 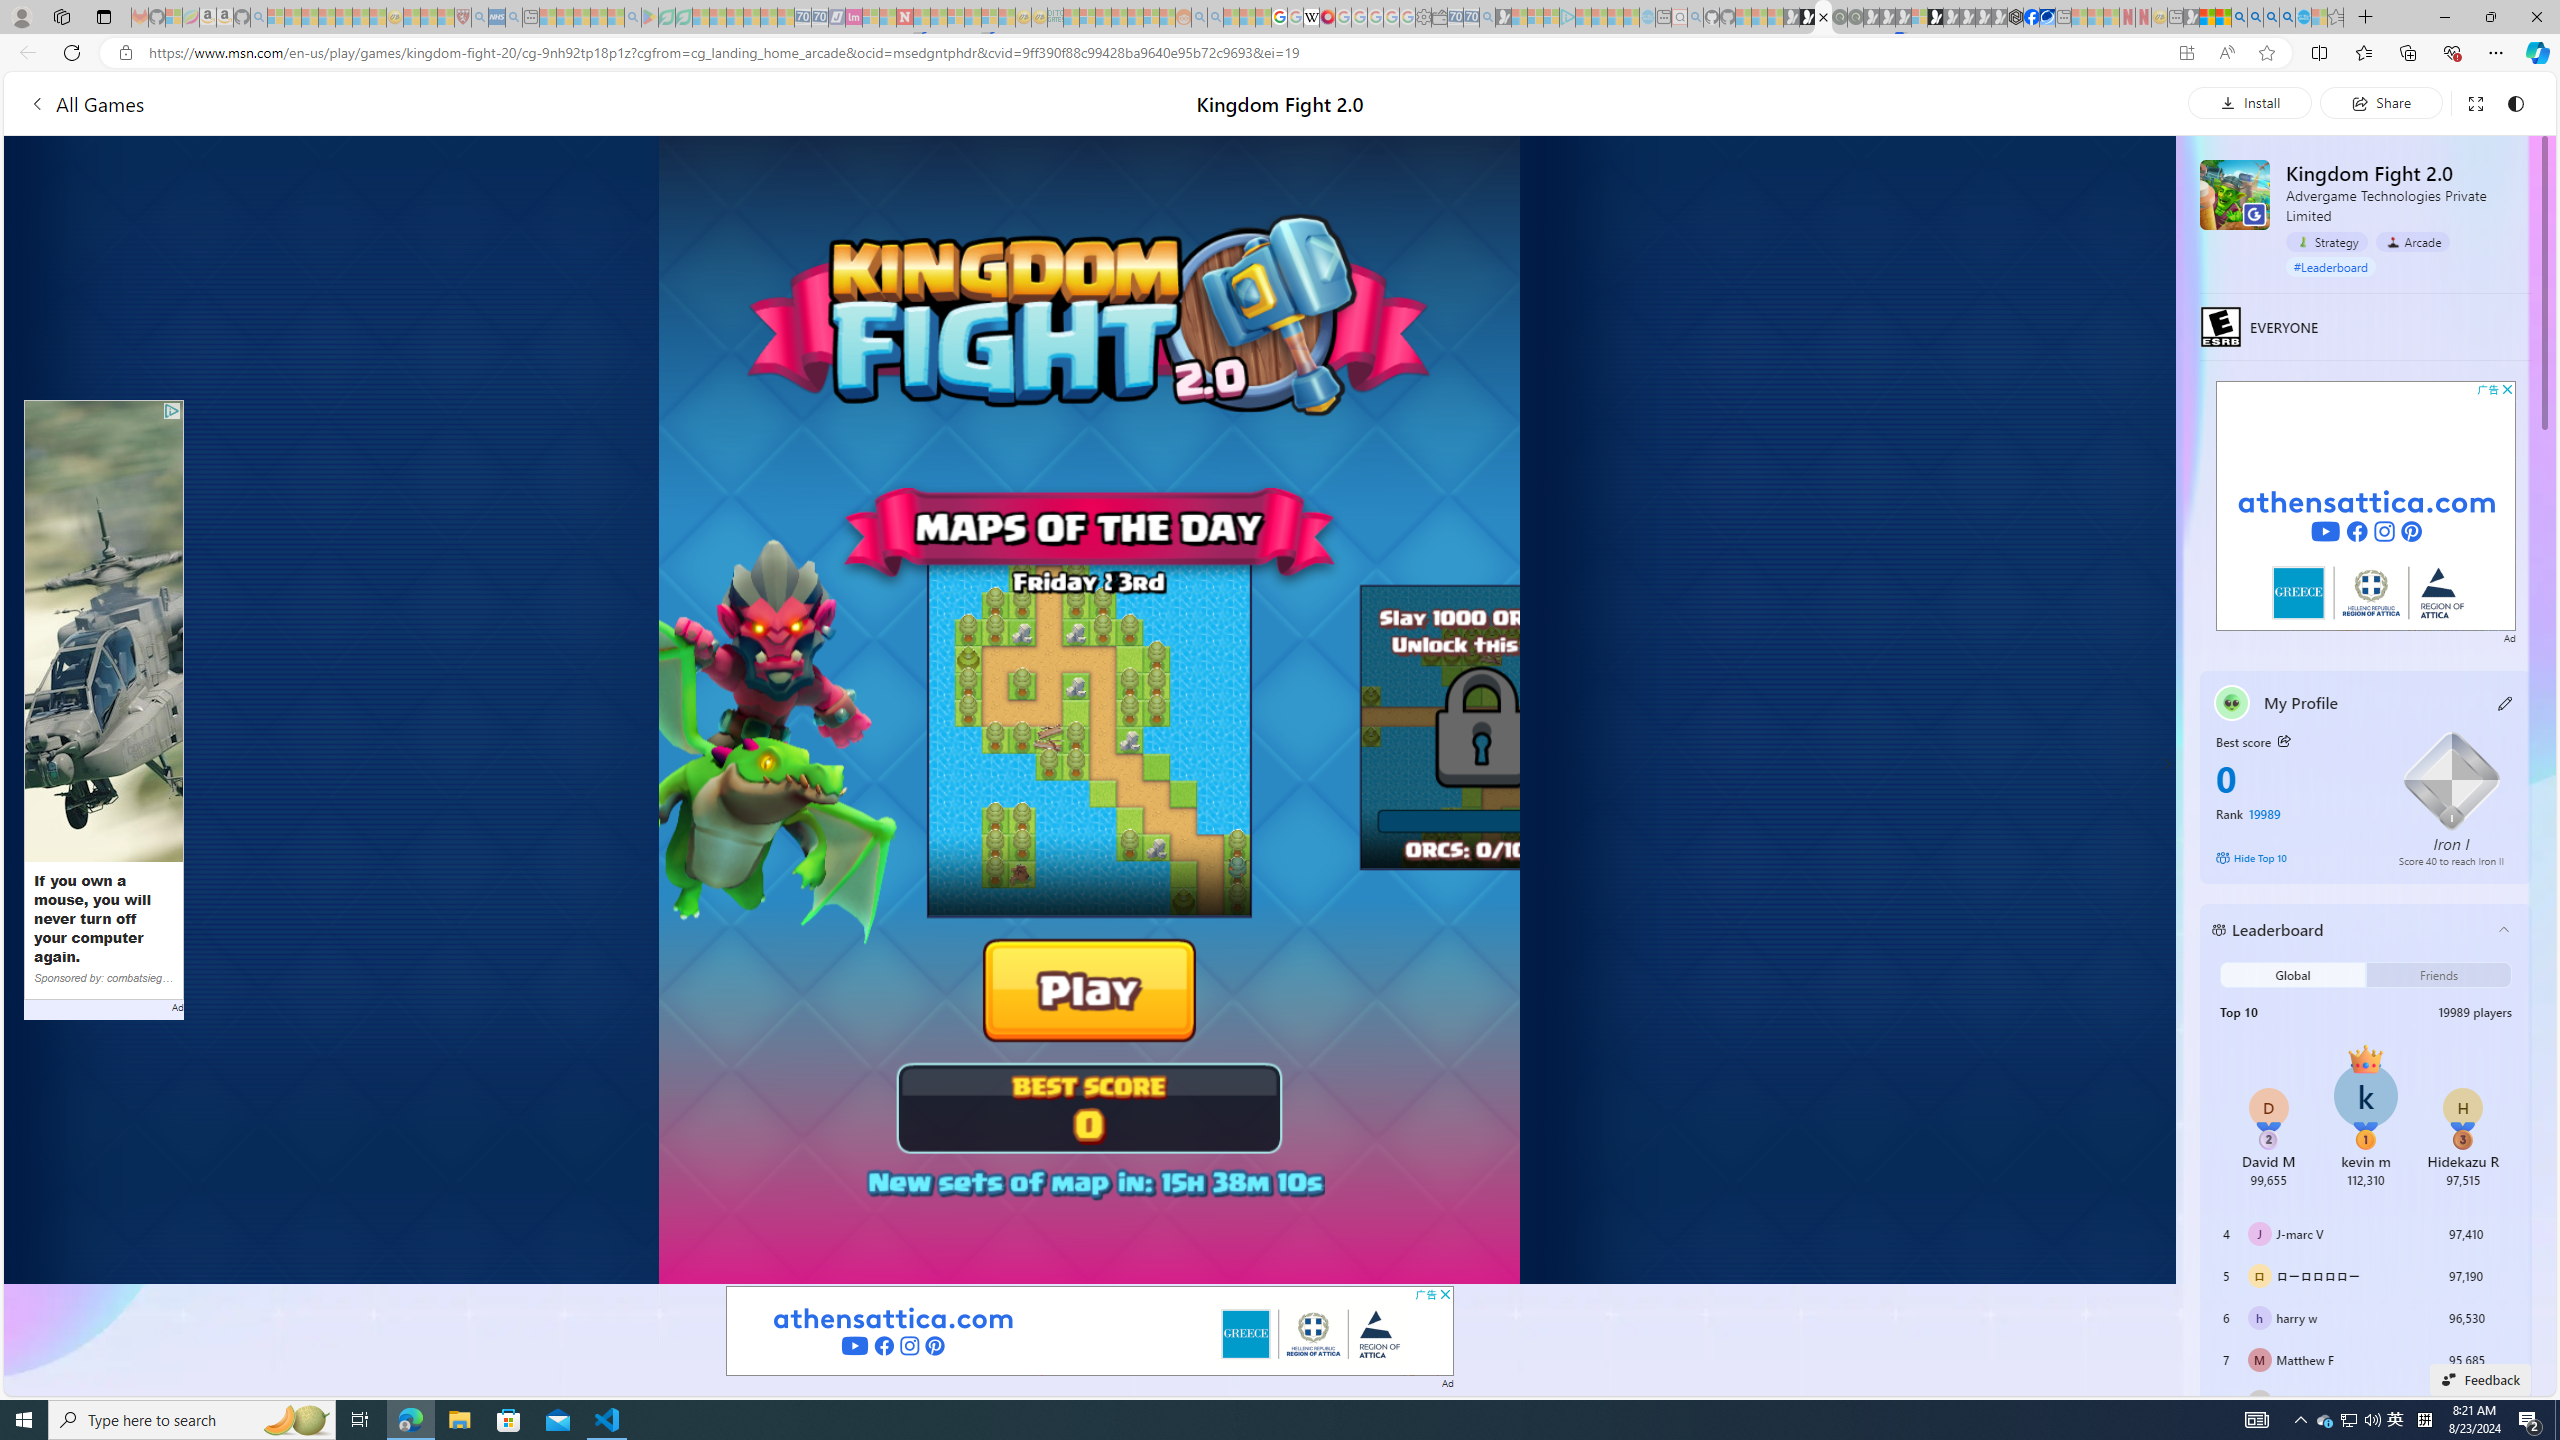 I want to click on 'Microsoft Start - Sleeping', so click(x=1615, y=16).